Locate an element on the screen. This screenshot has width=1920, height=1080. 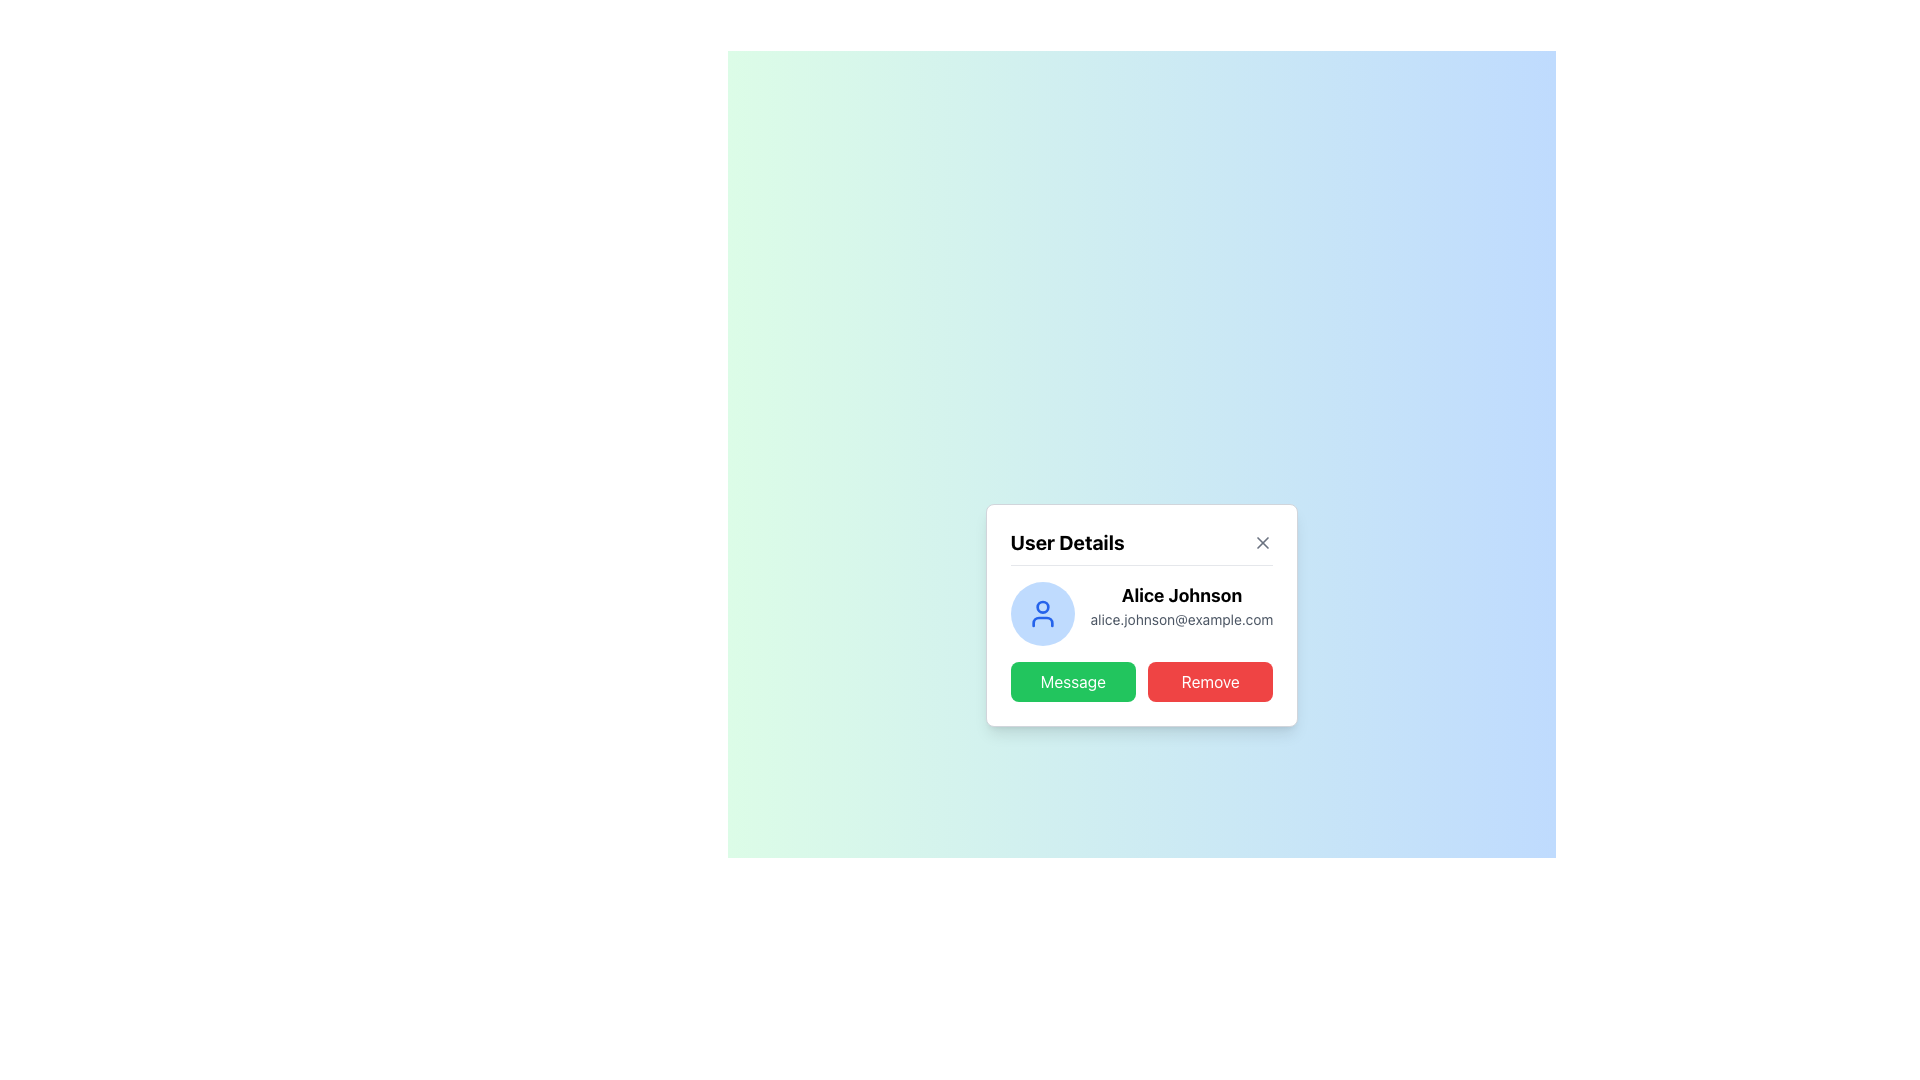
the bold text label displaying 'Alice Johnson' located in the 'User Details' modal, positioned below the title and adjacent to the email address is located at coordinates (1142, 589).